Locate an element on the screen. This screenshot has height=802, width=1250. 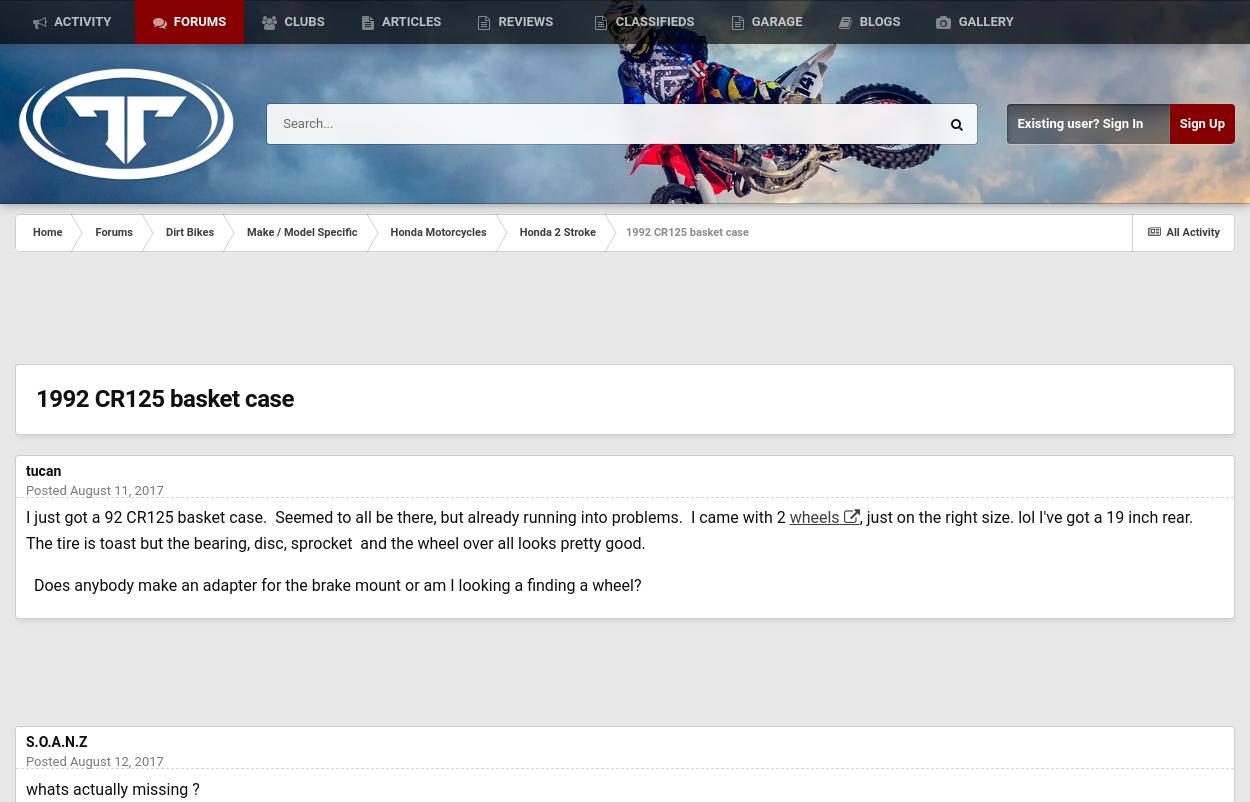
'TT Picks' is located at coordinates (60, 115).